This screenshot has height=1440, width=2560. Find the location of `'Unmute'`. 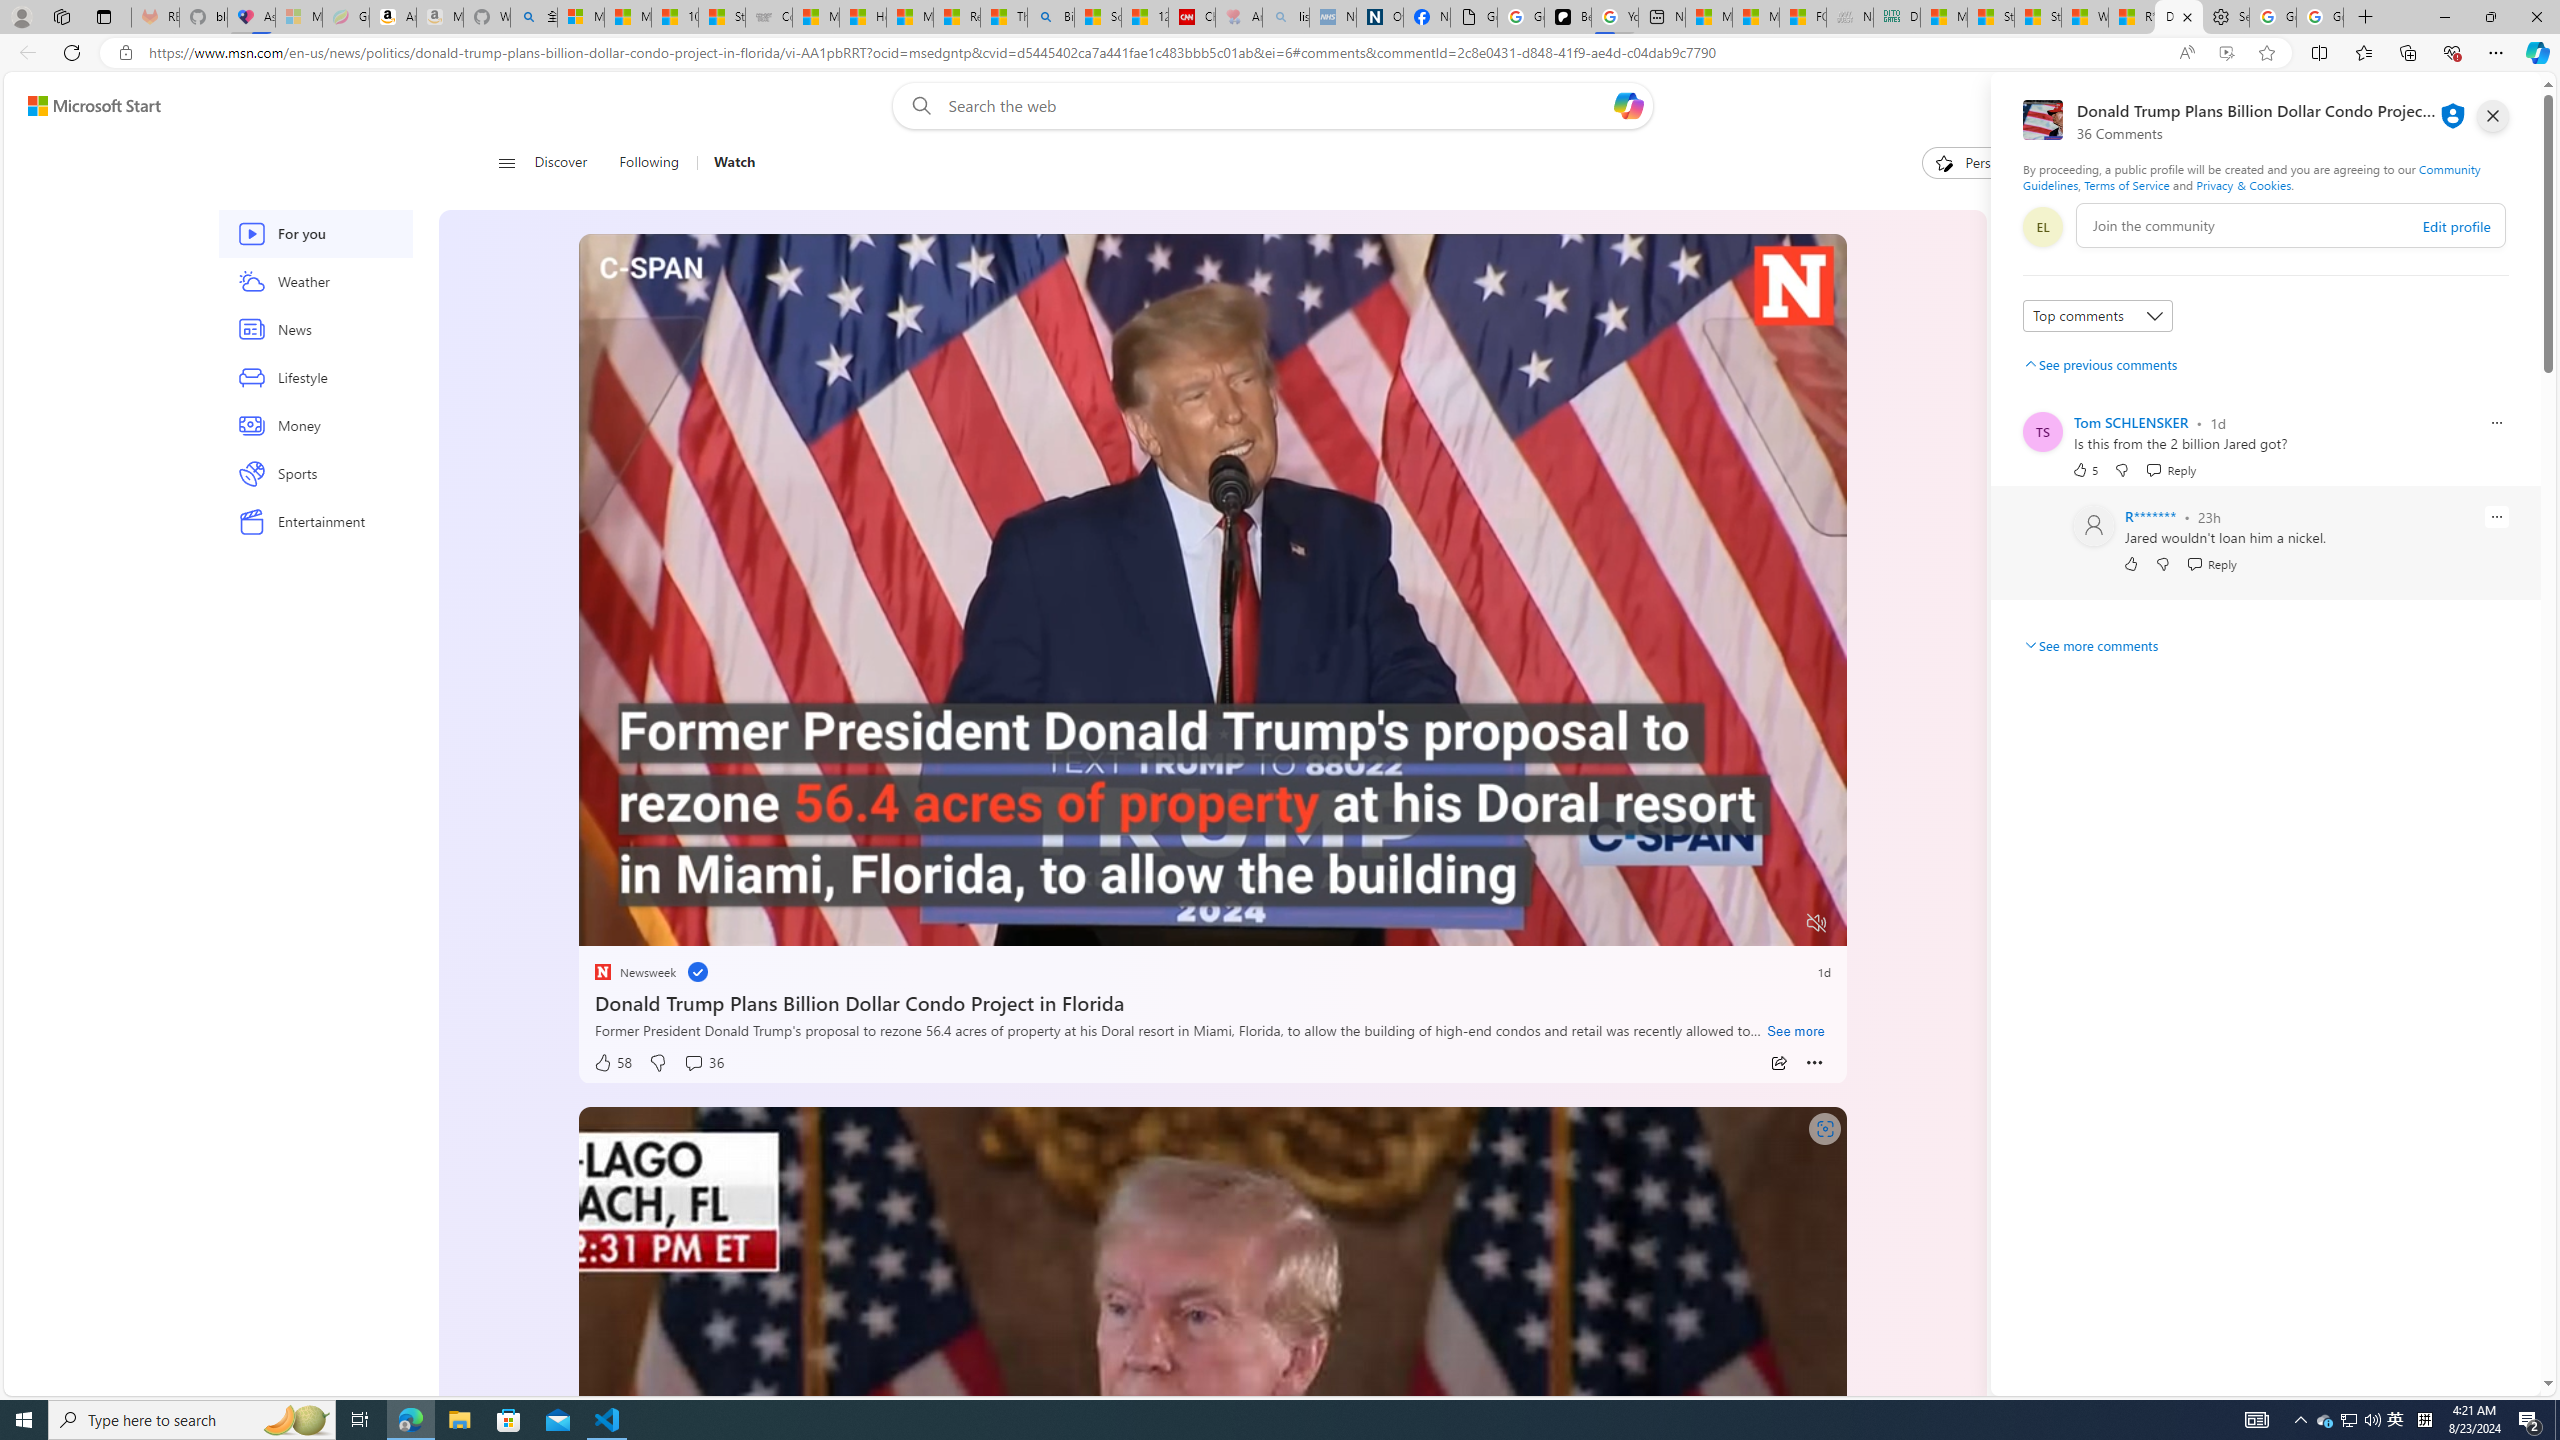

'Unmute' is located at coordinates (1817, 922).